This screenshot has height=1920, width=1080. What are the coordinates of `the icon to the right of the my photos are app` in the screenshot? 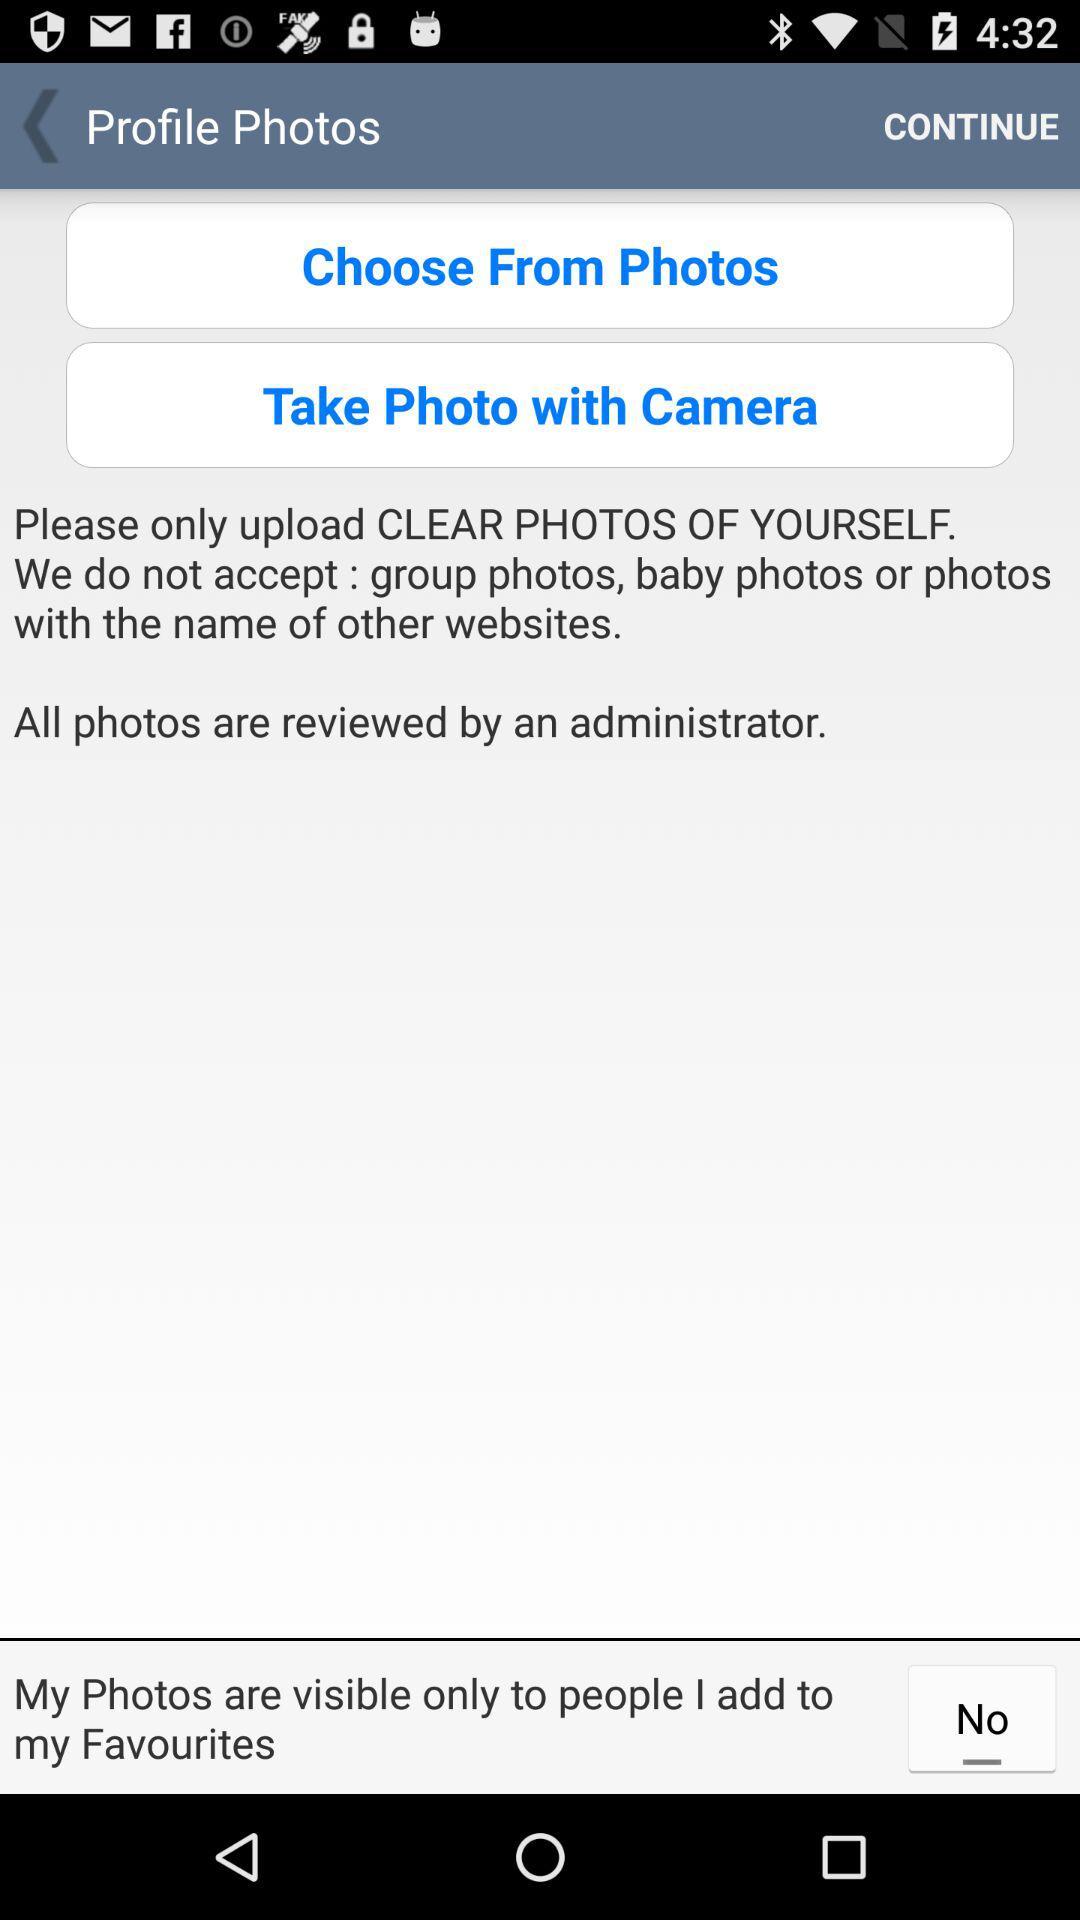 It's located at (981, 1716).